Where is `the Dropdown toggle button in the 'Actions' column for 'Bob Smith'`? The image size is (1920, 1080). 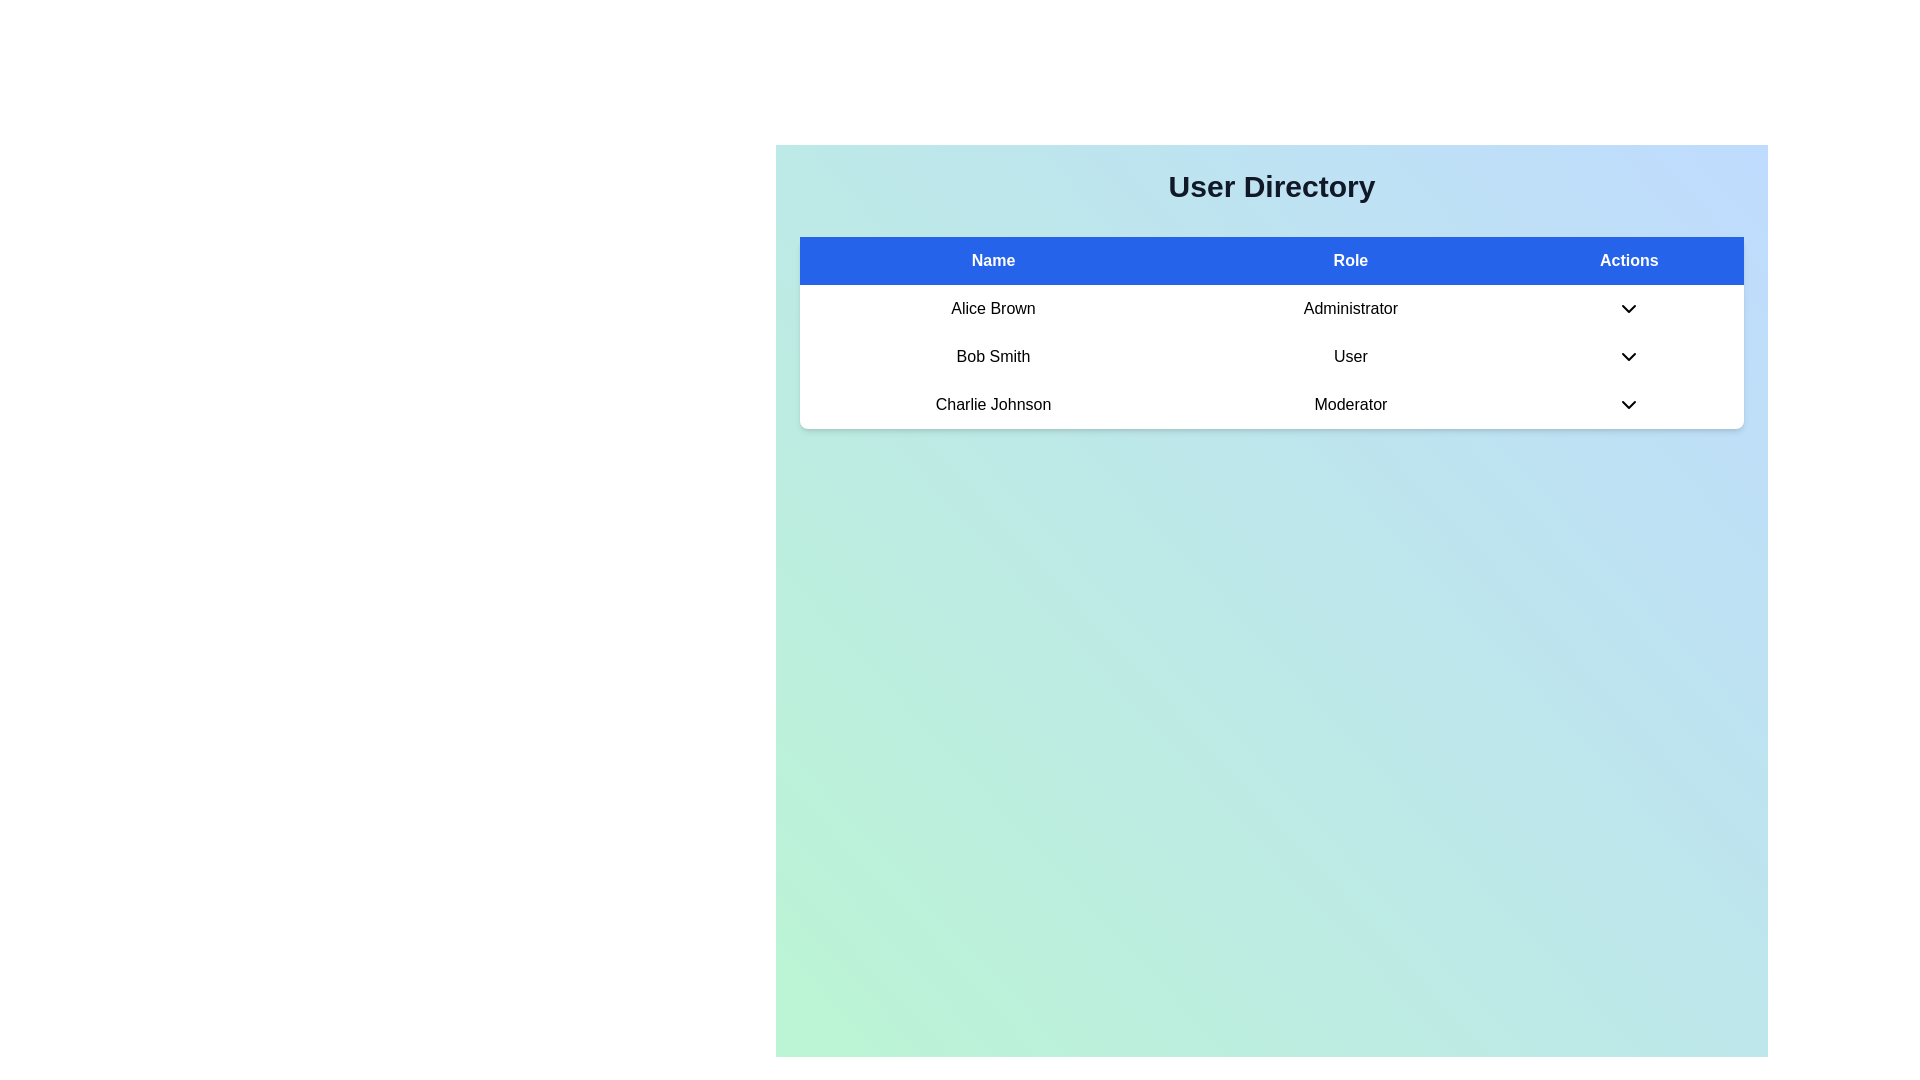 the Dropdown toggle button in the 'Actions' column for 'Bob Smith' is located at coordinates (1629, 356).